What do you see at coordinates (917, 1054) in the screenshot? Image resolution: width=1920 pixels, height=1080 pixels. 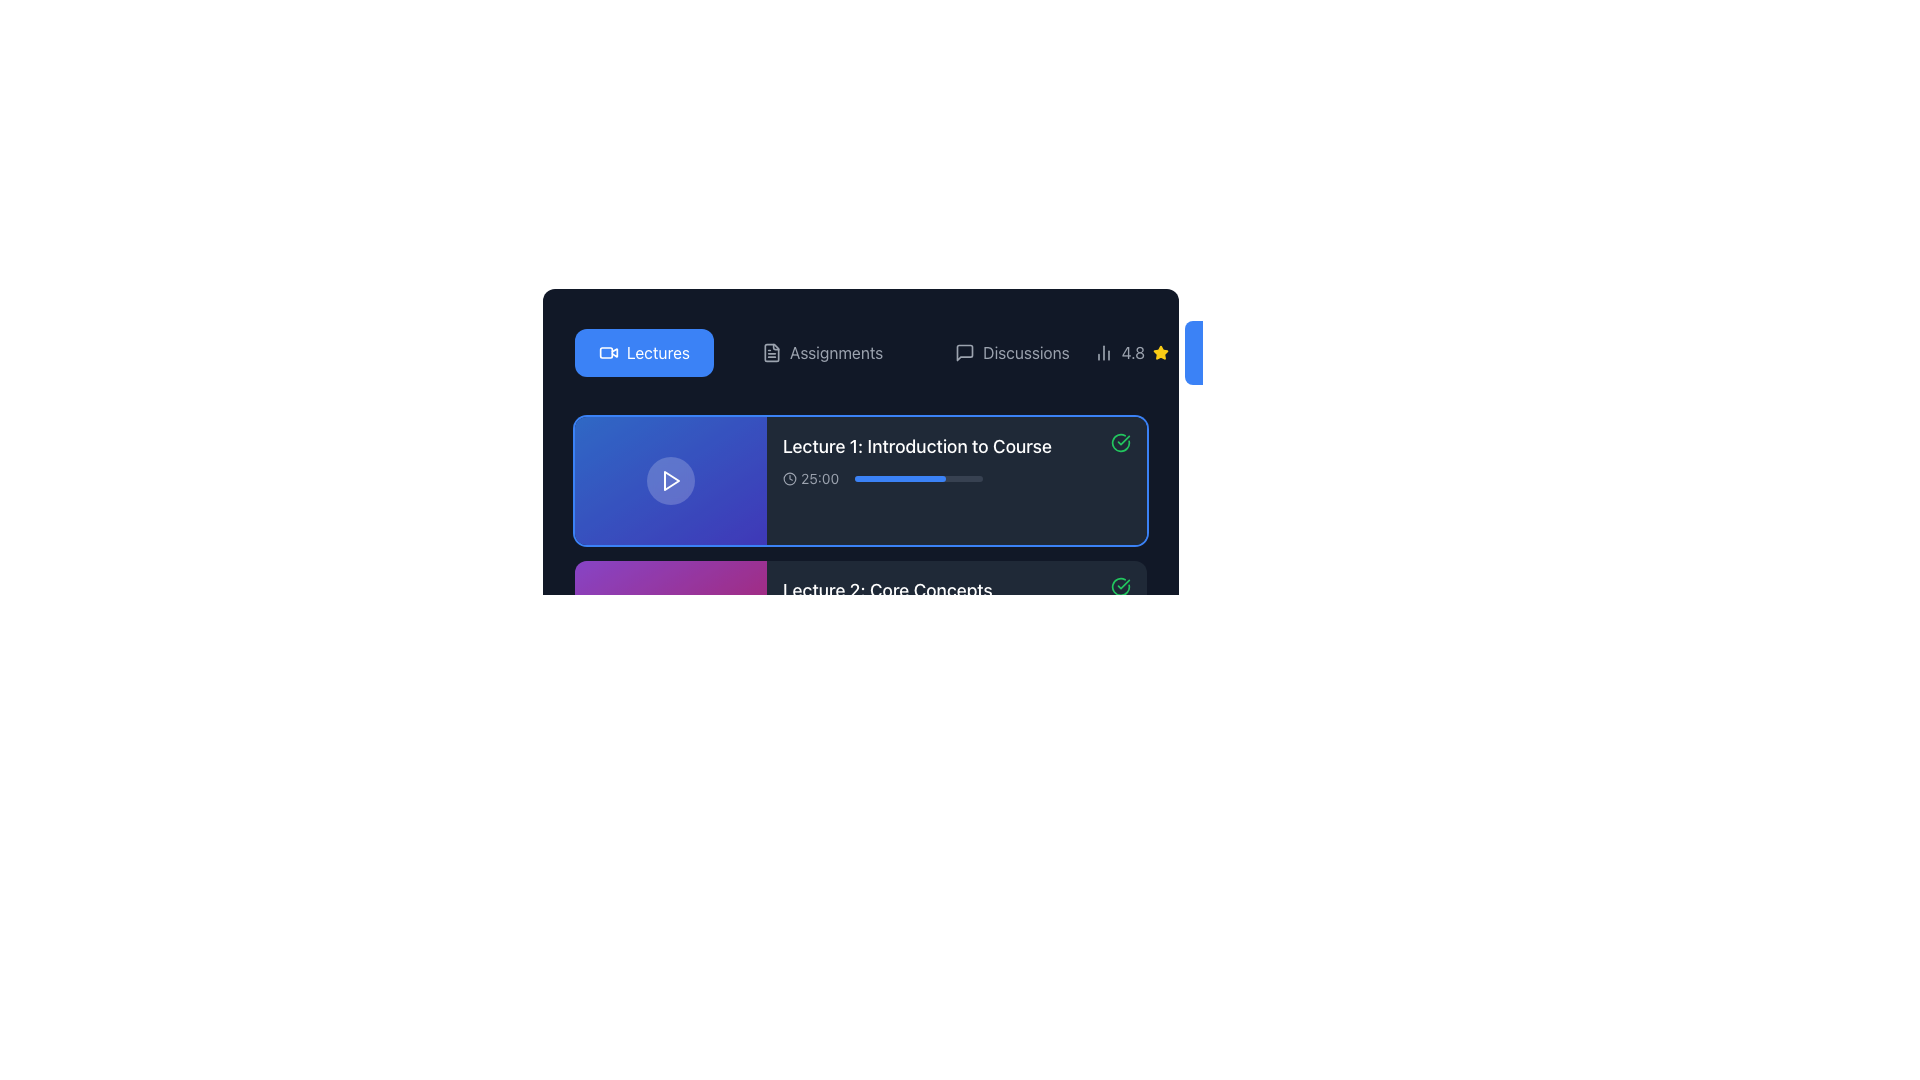 I see `the progress bar element that visually indicates completion or state, positioned in the middle area of the layout with a gray background and rounded ends` at bounding box center [917, 1054].